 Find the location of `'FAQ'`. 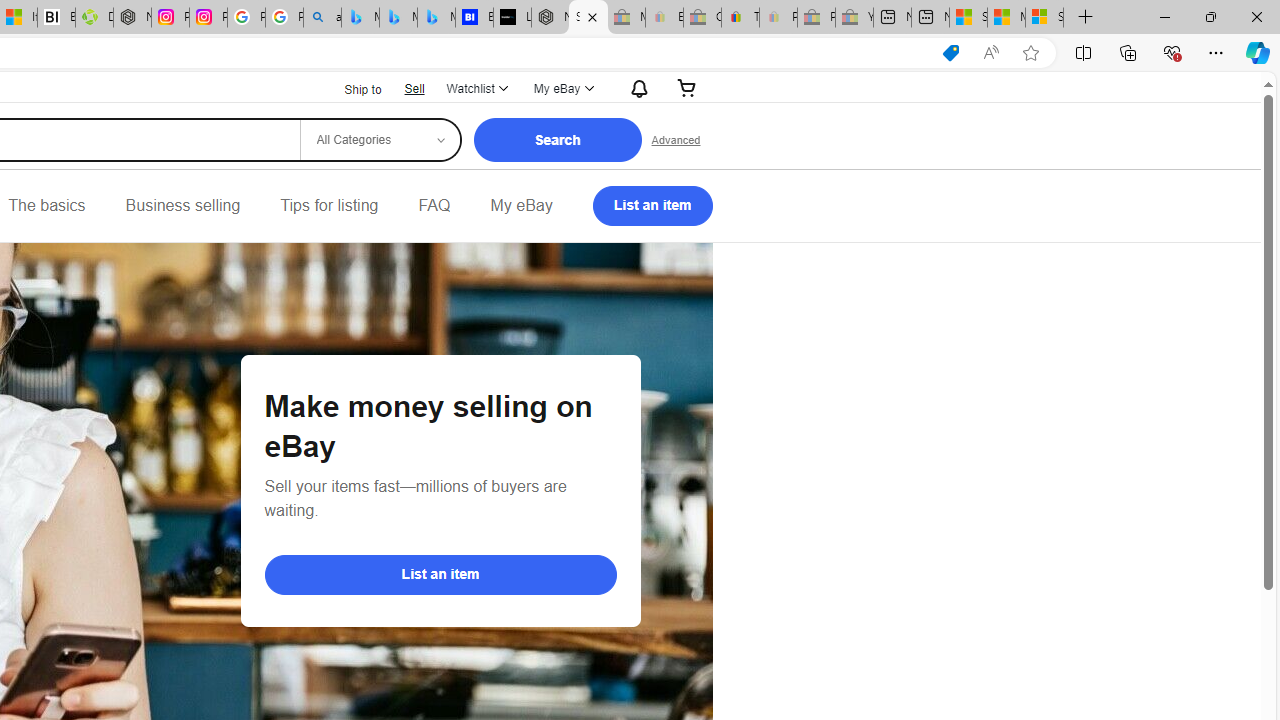

'FAQ' is located at coordinates (433, 205).